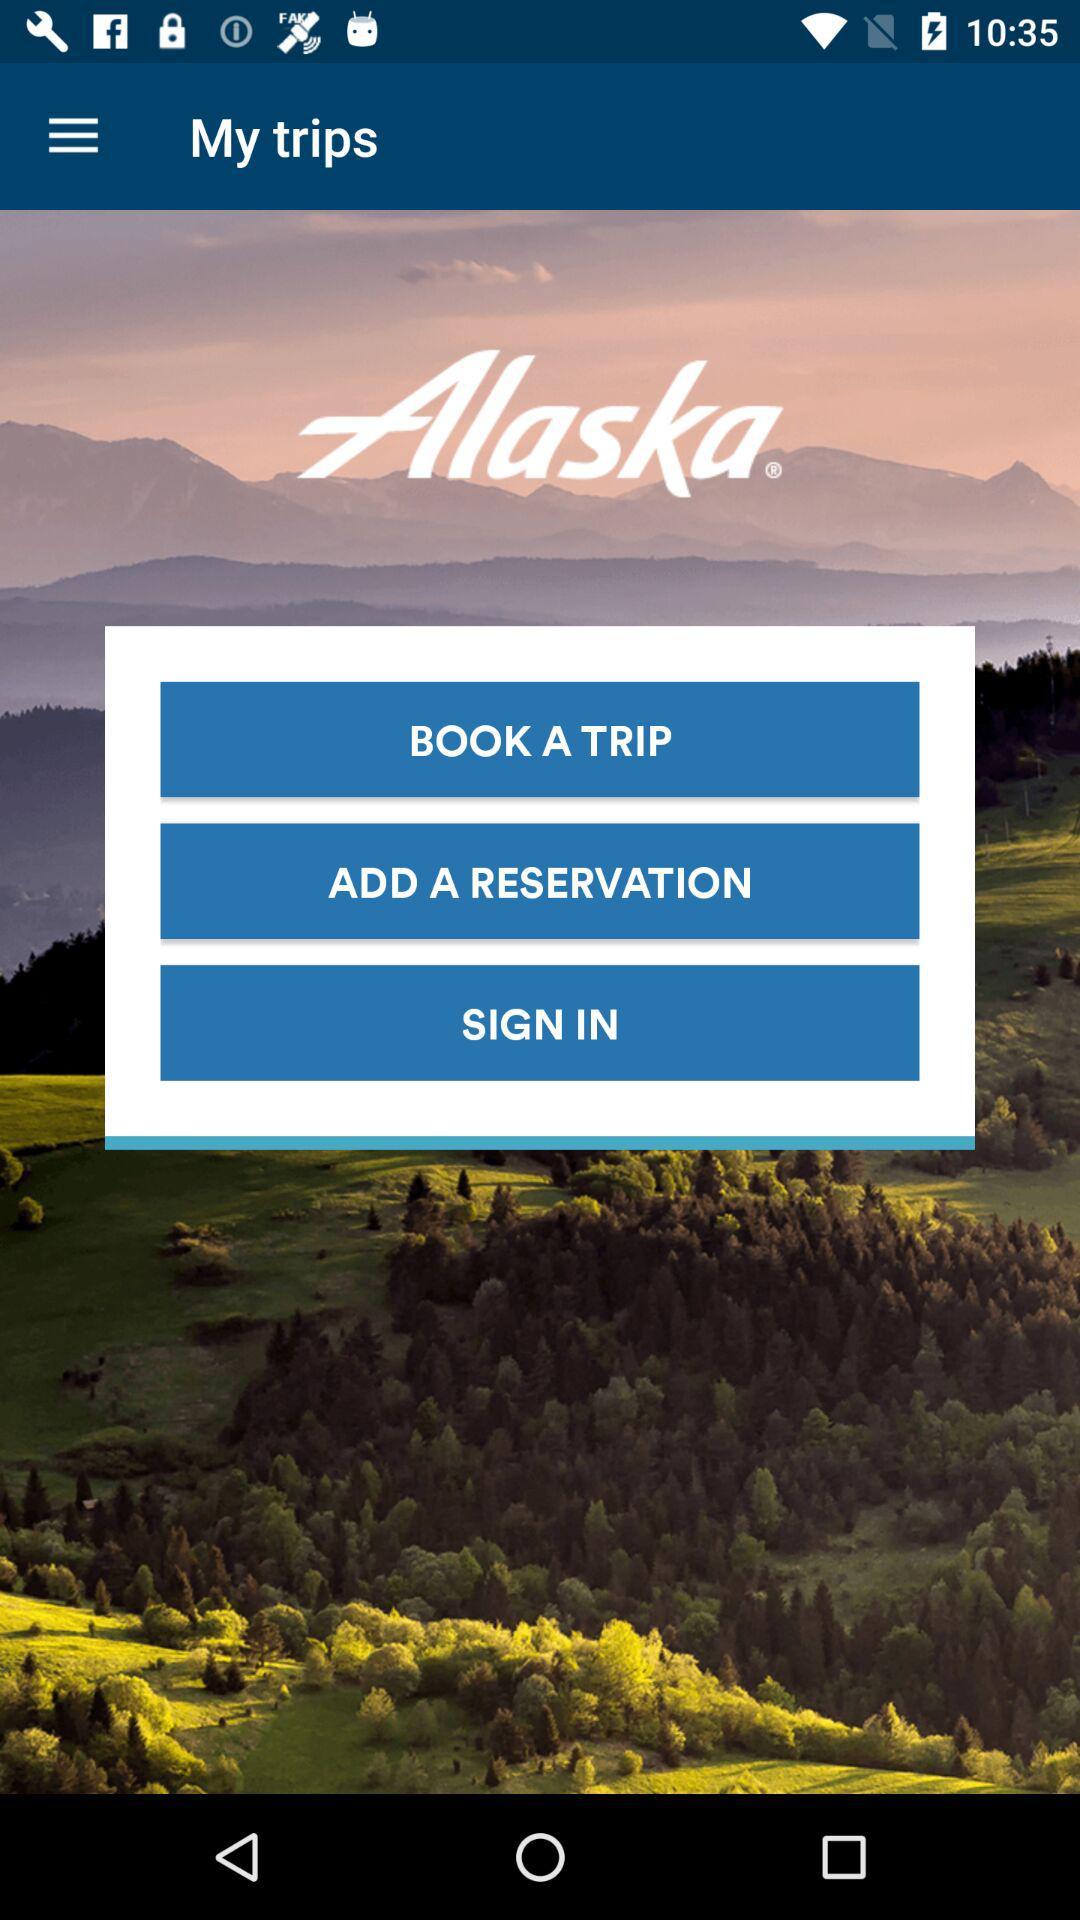 This screenshot has height=1920, width=1080. What do you see at coordinates (540, 880) in the screenshot?
I see `the add a reservation icon` at bounding box center [540, 880].